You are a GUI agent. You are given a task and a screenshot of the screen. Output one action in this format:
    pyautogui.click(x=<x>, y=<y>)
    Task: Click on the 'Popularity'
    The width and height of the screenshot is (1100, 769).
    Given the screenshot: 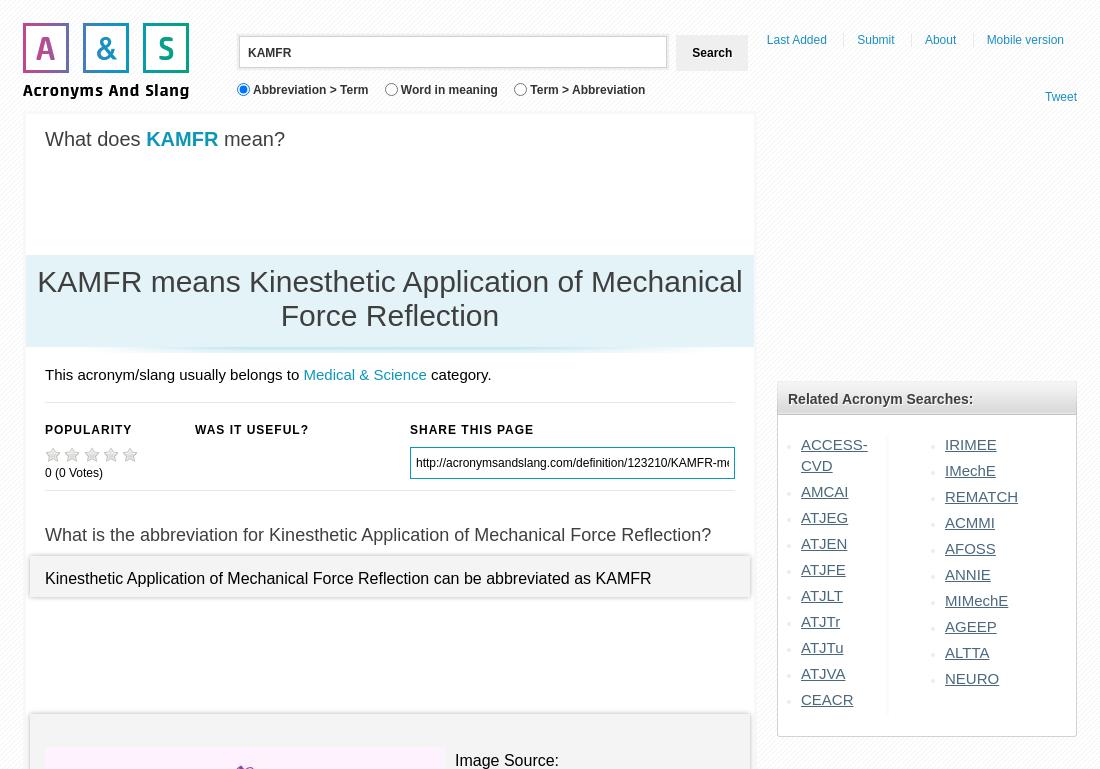 What is the action you would take?
    pyautogui.click(x=88, y=429)
    